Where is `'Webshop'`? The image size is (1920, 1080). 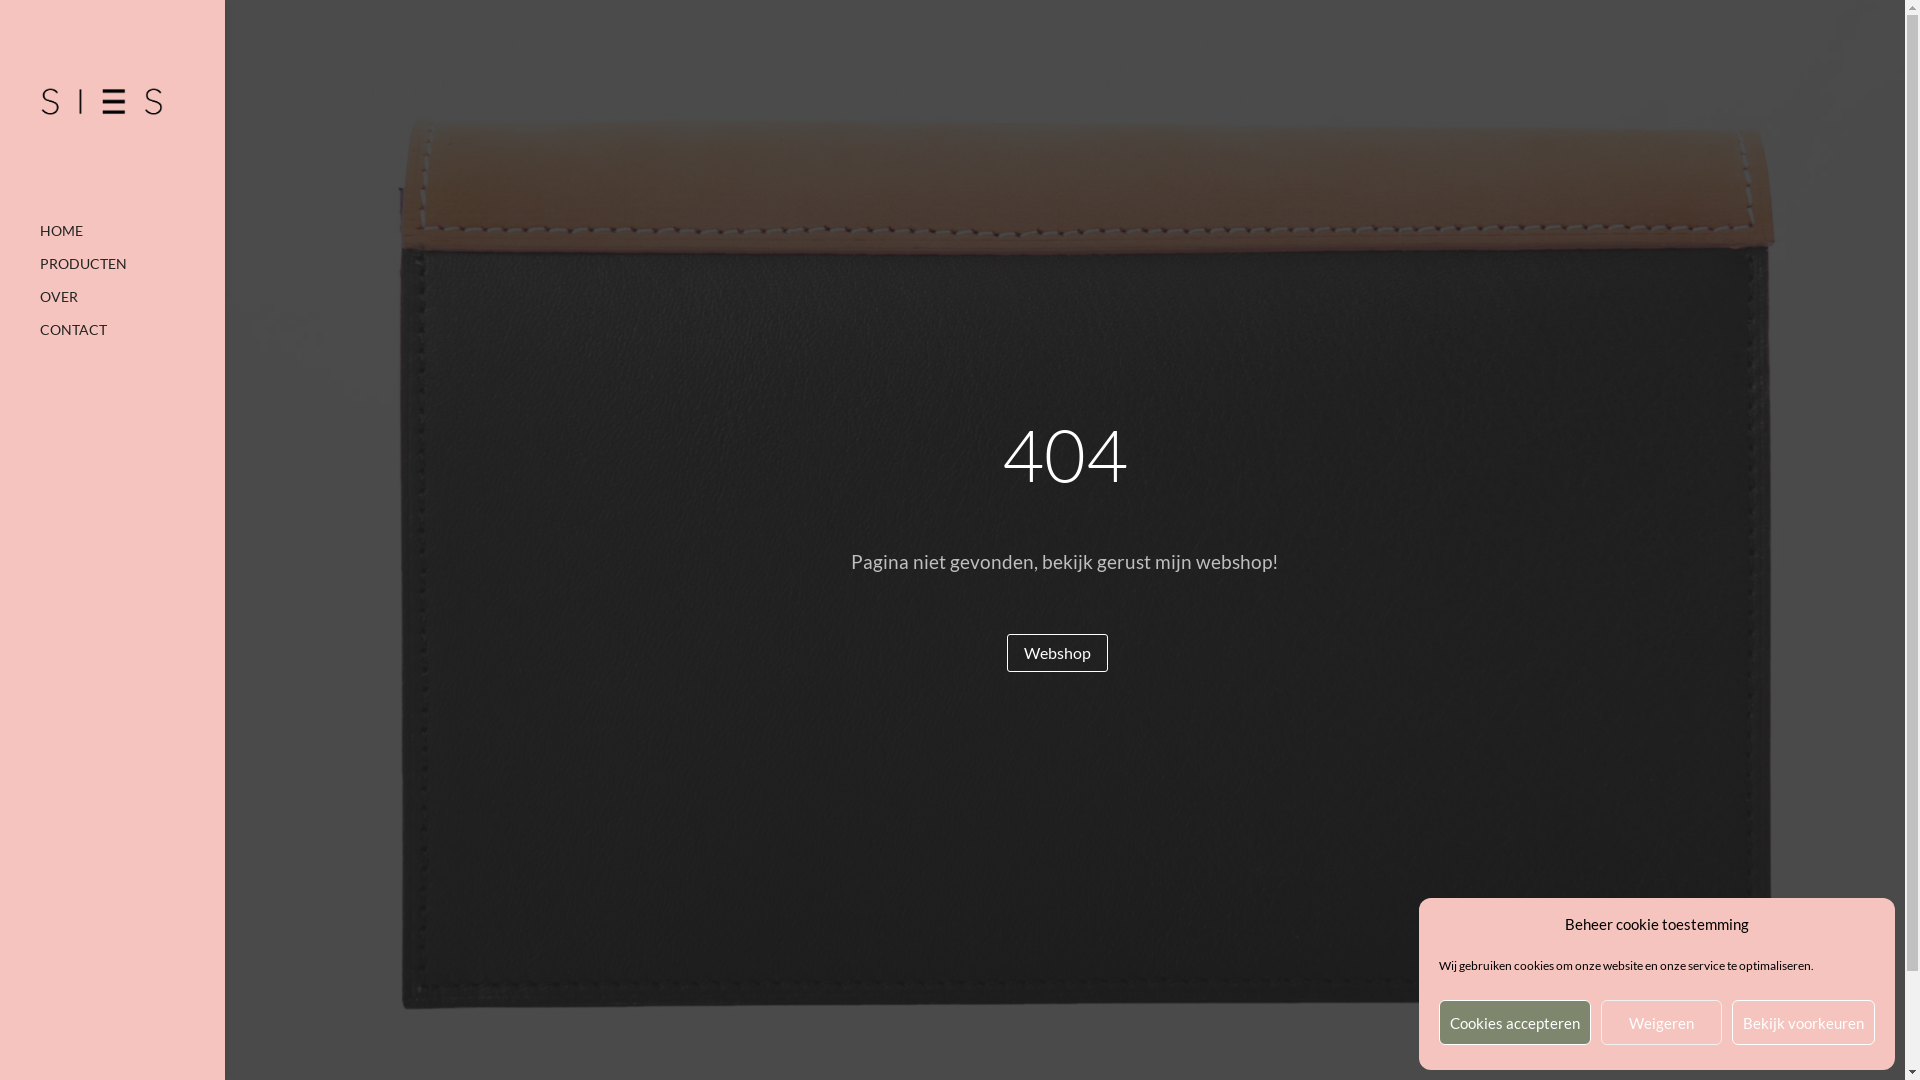 'Webshop' is located at coordinates (1056, 653).